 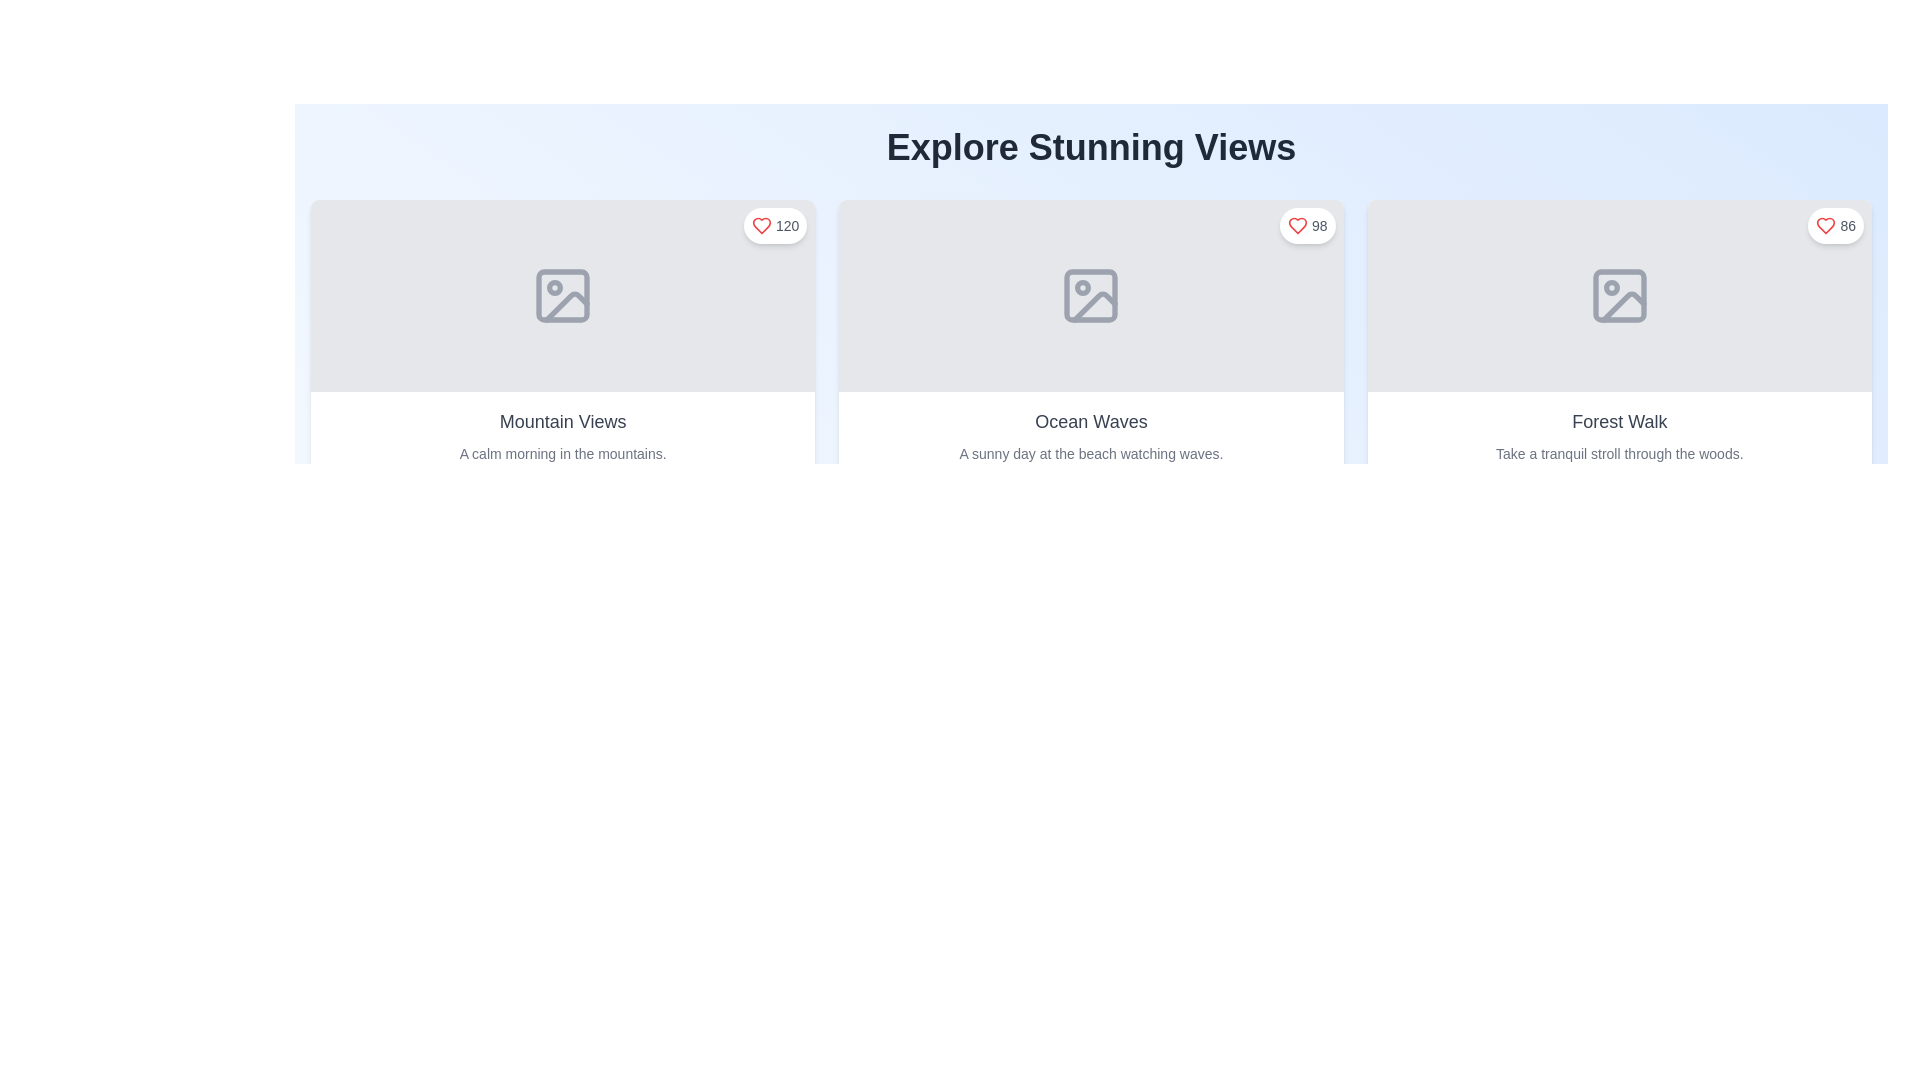 What do you see at coordinates (786, 225) in the screenshot?
I see `the static text element displaying the numeric counter located in the top-right corner of the first card, adjacent to the red heart icon` at bounding box center [786, 225].